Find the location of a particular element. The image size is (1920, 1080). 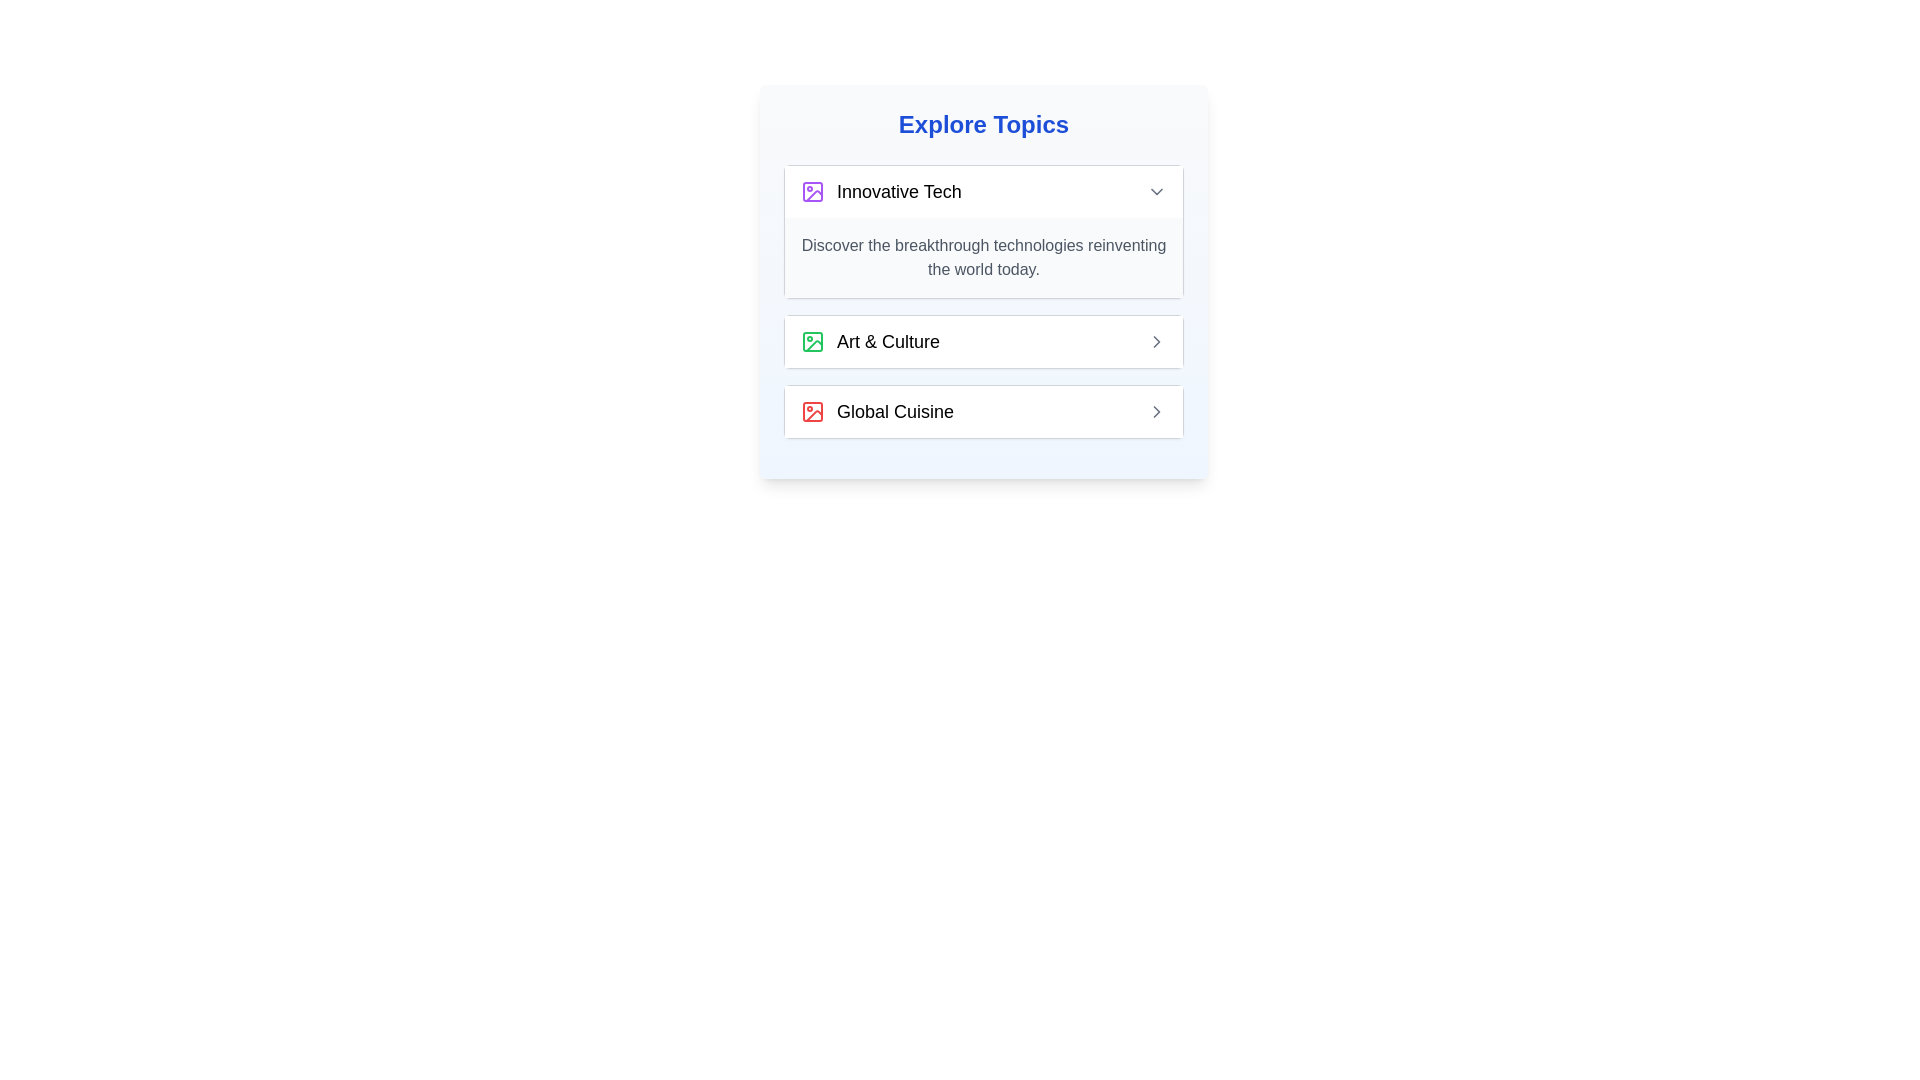

the 'Global Cuisine' text label within the 'Explore Topics' panel, which is the last item in the vertical list is located at coordinates (894, 411).